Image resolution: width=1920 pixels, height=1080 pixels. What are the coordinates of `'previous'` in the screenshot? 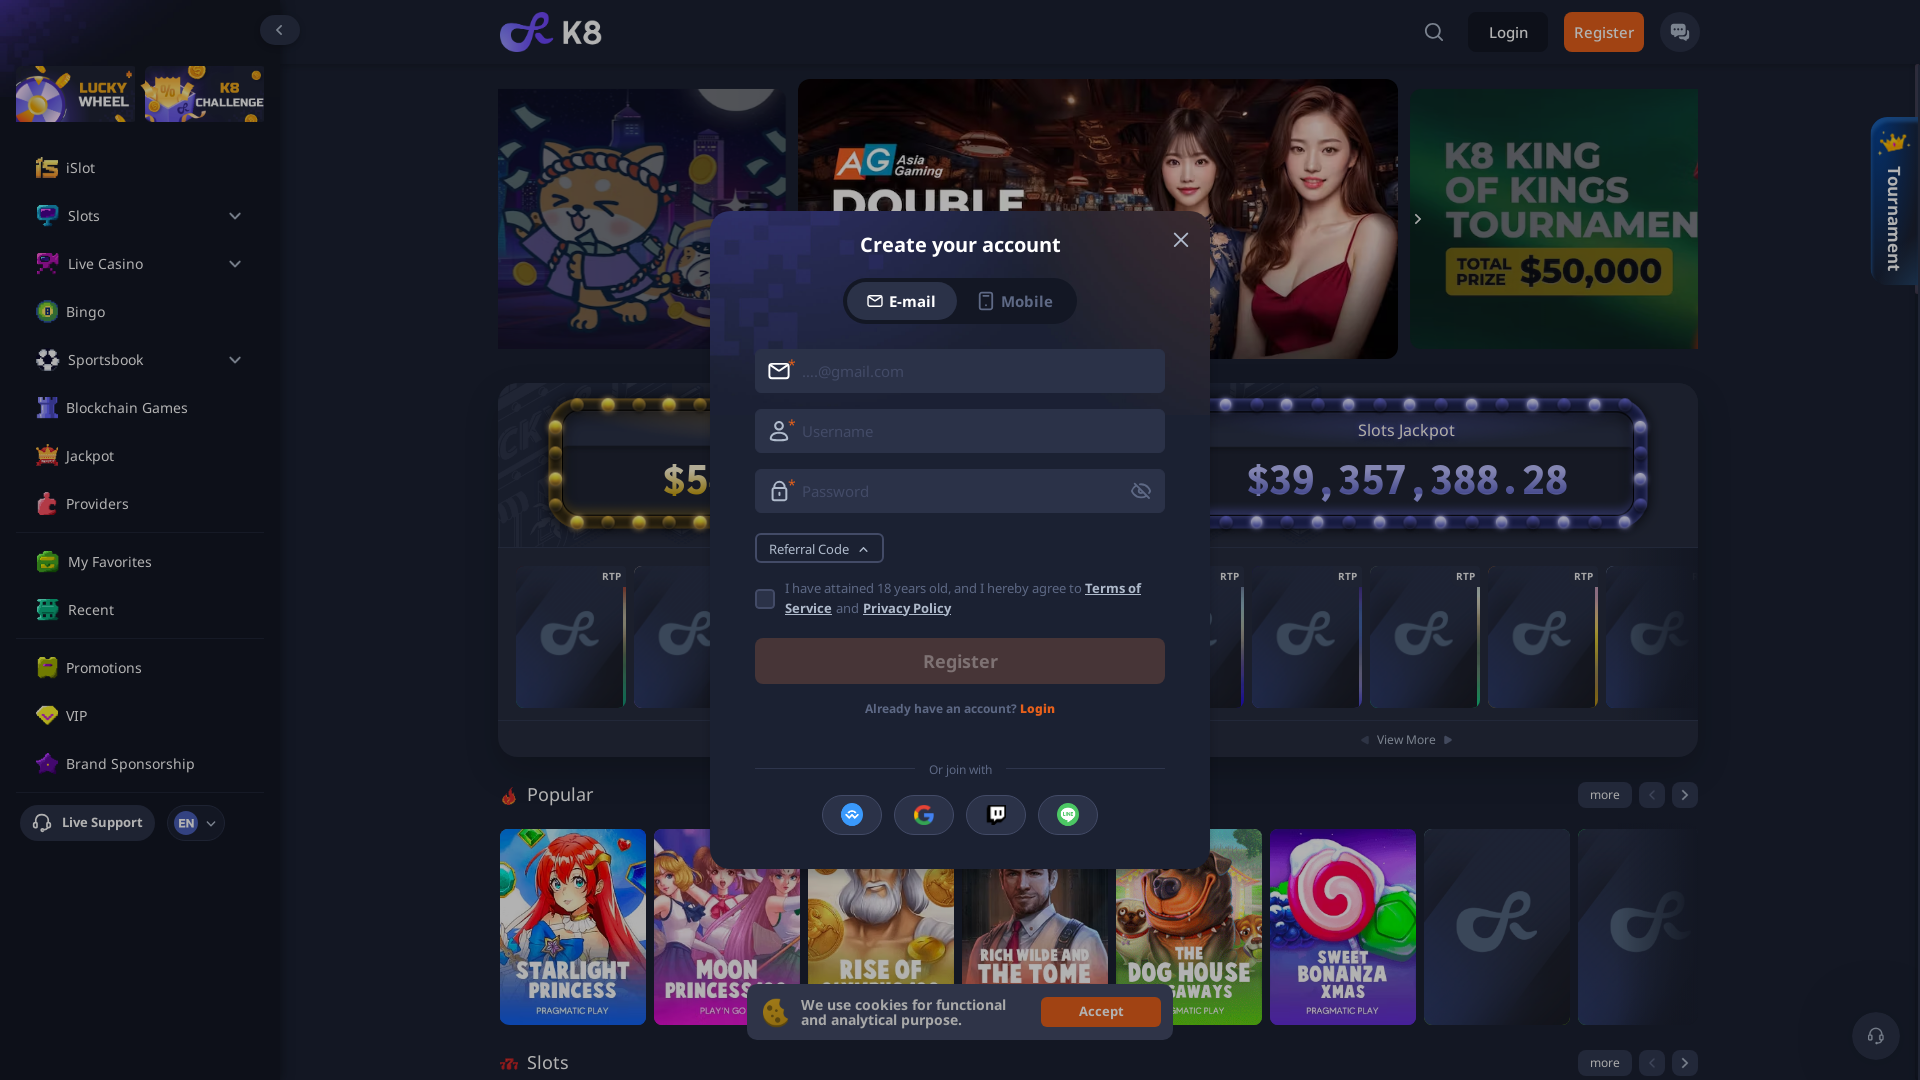 It's located at (1651, 1062).